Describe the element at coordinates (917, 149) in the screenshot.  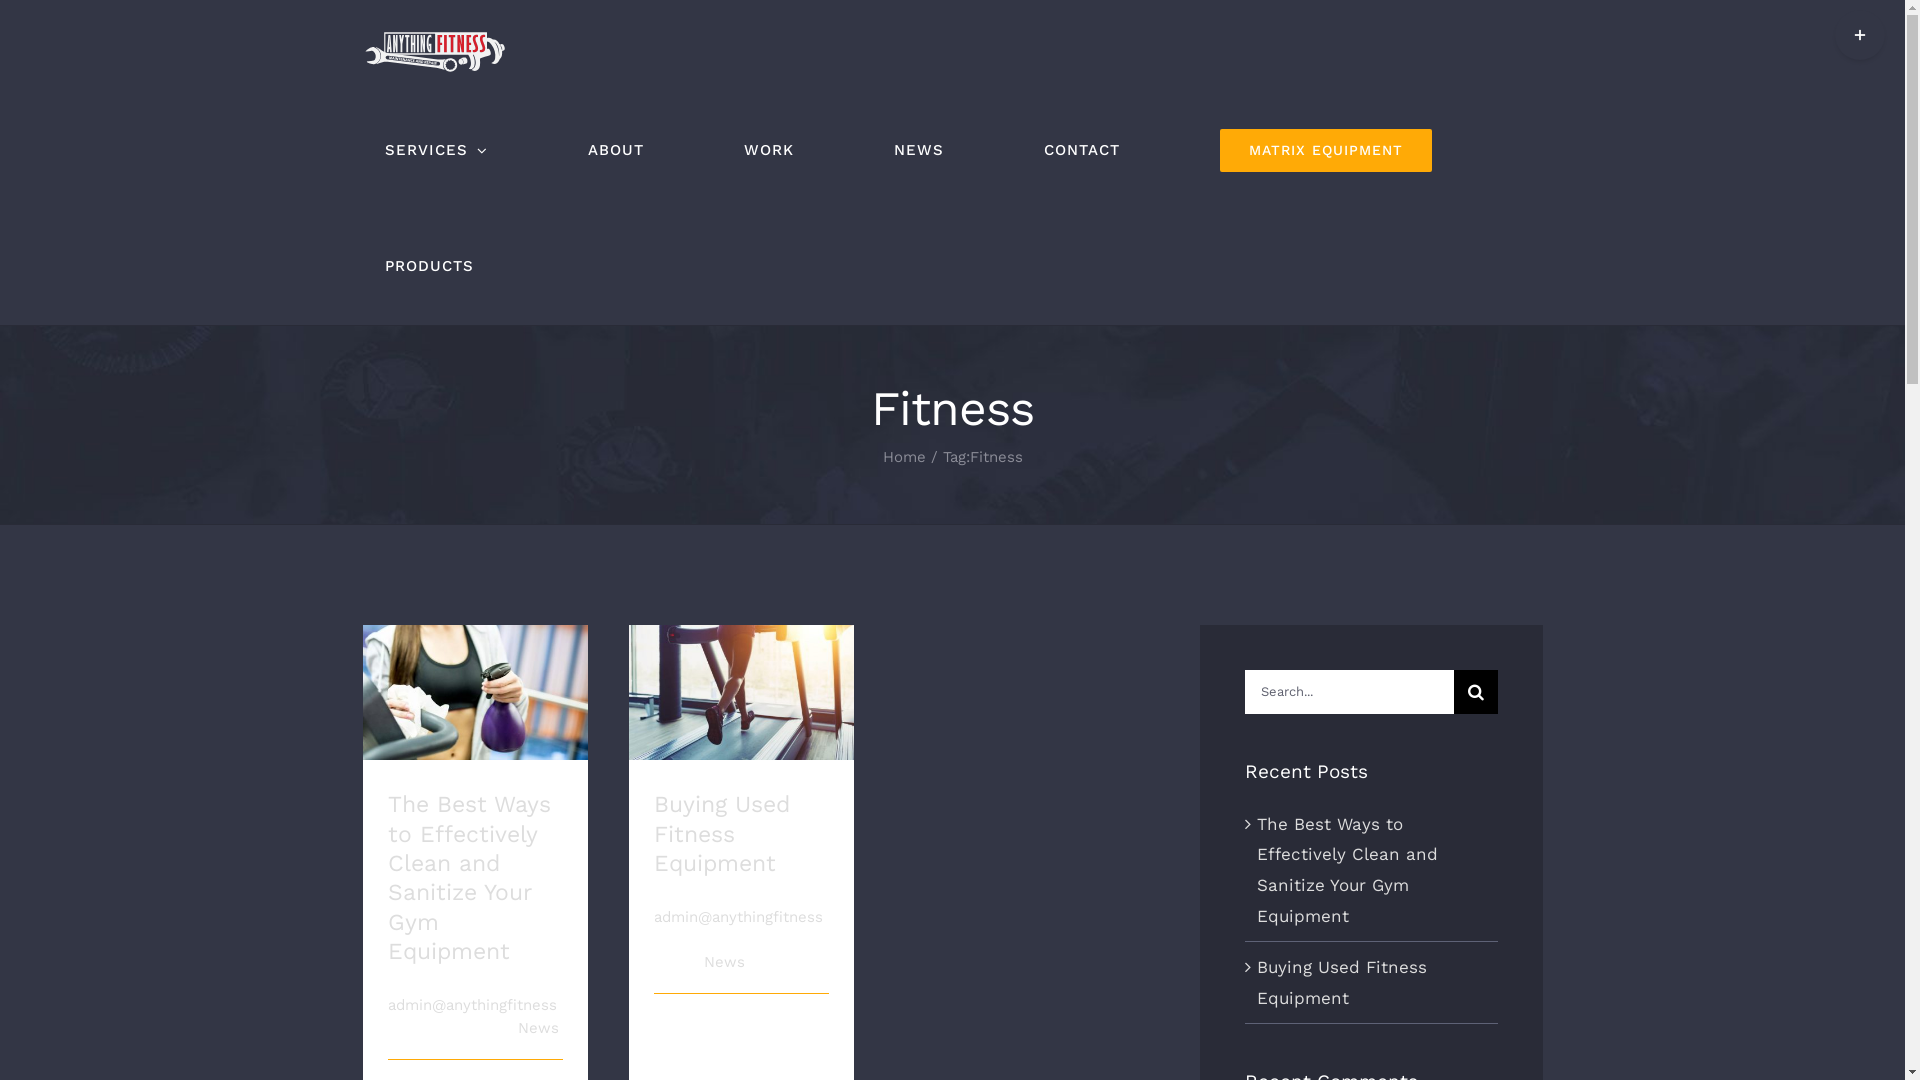
I see `'NEWS'` at that location.